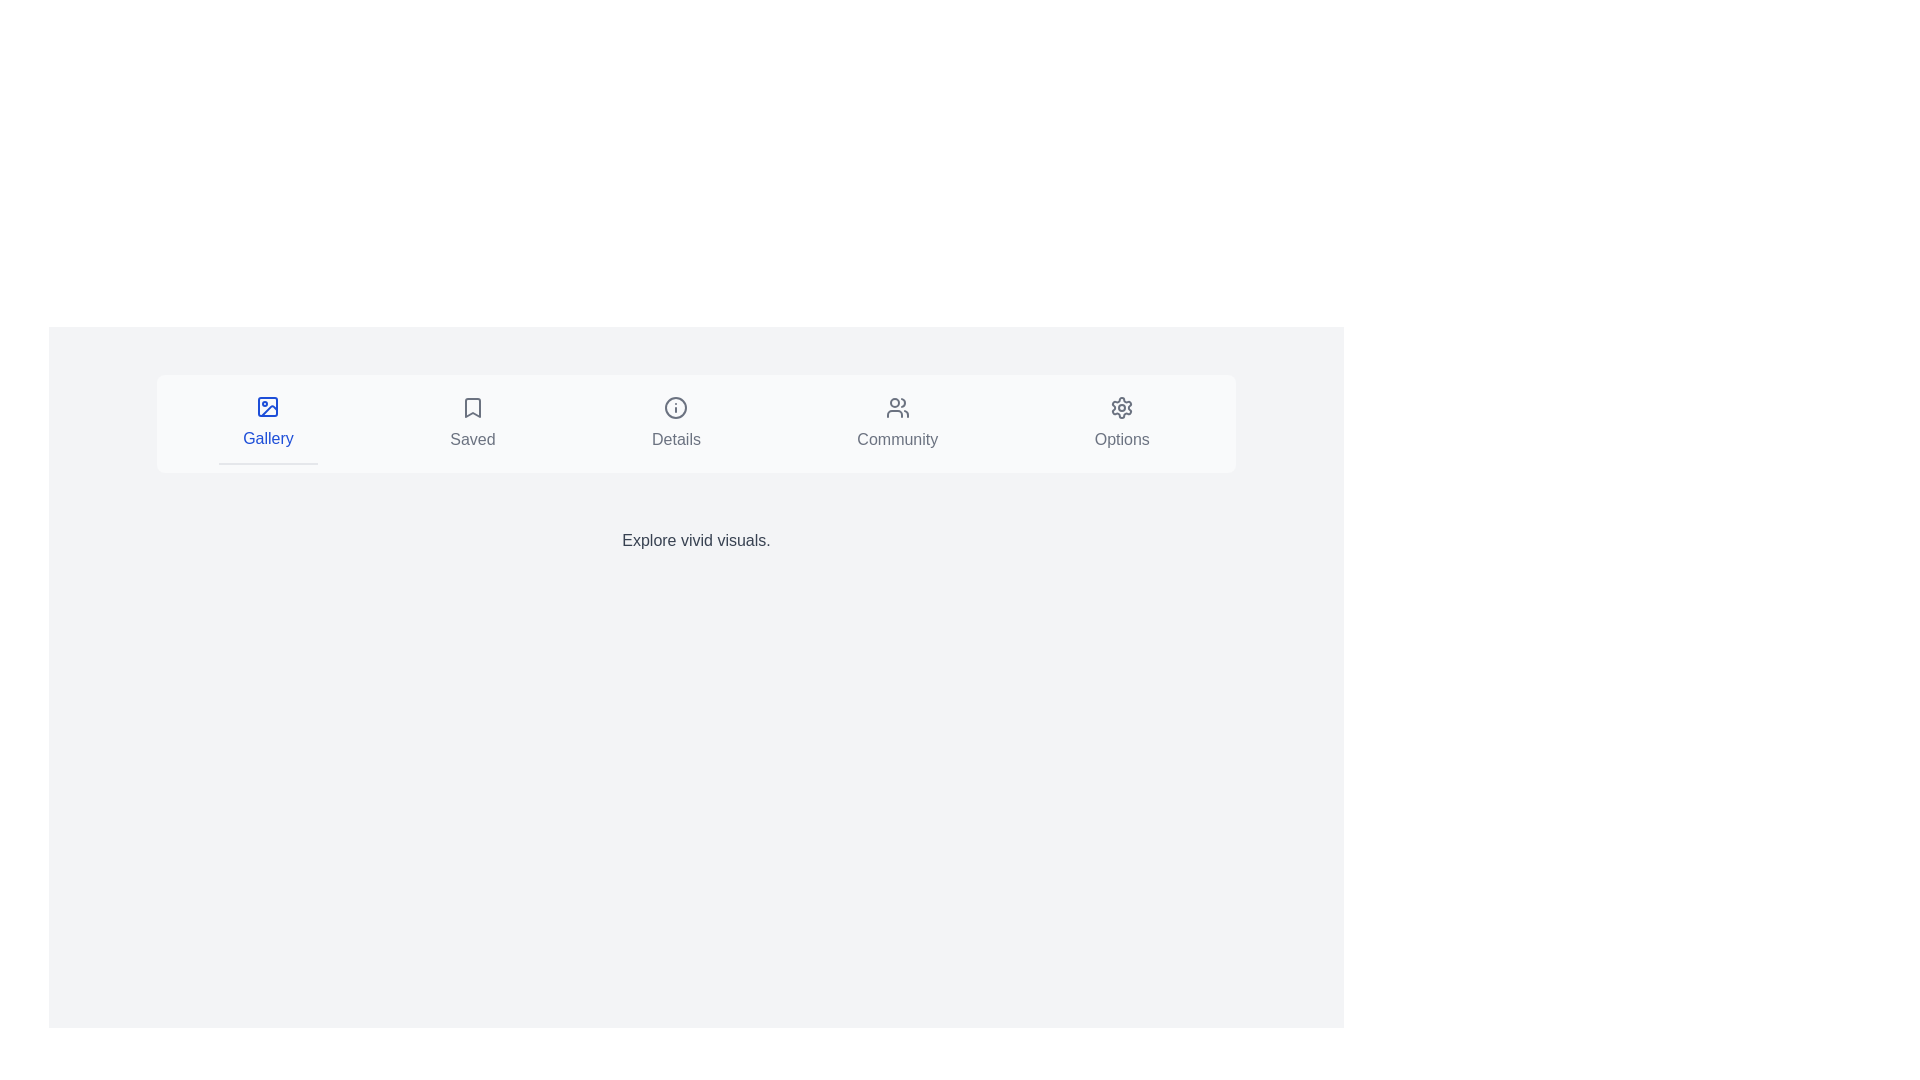  Describe the element at coordinates (1122, 423) in the screenshot. I see `the tab labeled Options to display its associated content` at that location.